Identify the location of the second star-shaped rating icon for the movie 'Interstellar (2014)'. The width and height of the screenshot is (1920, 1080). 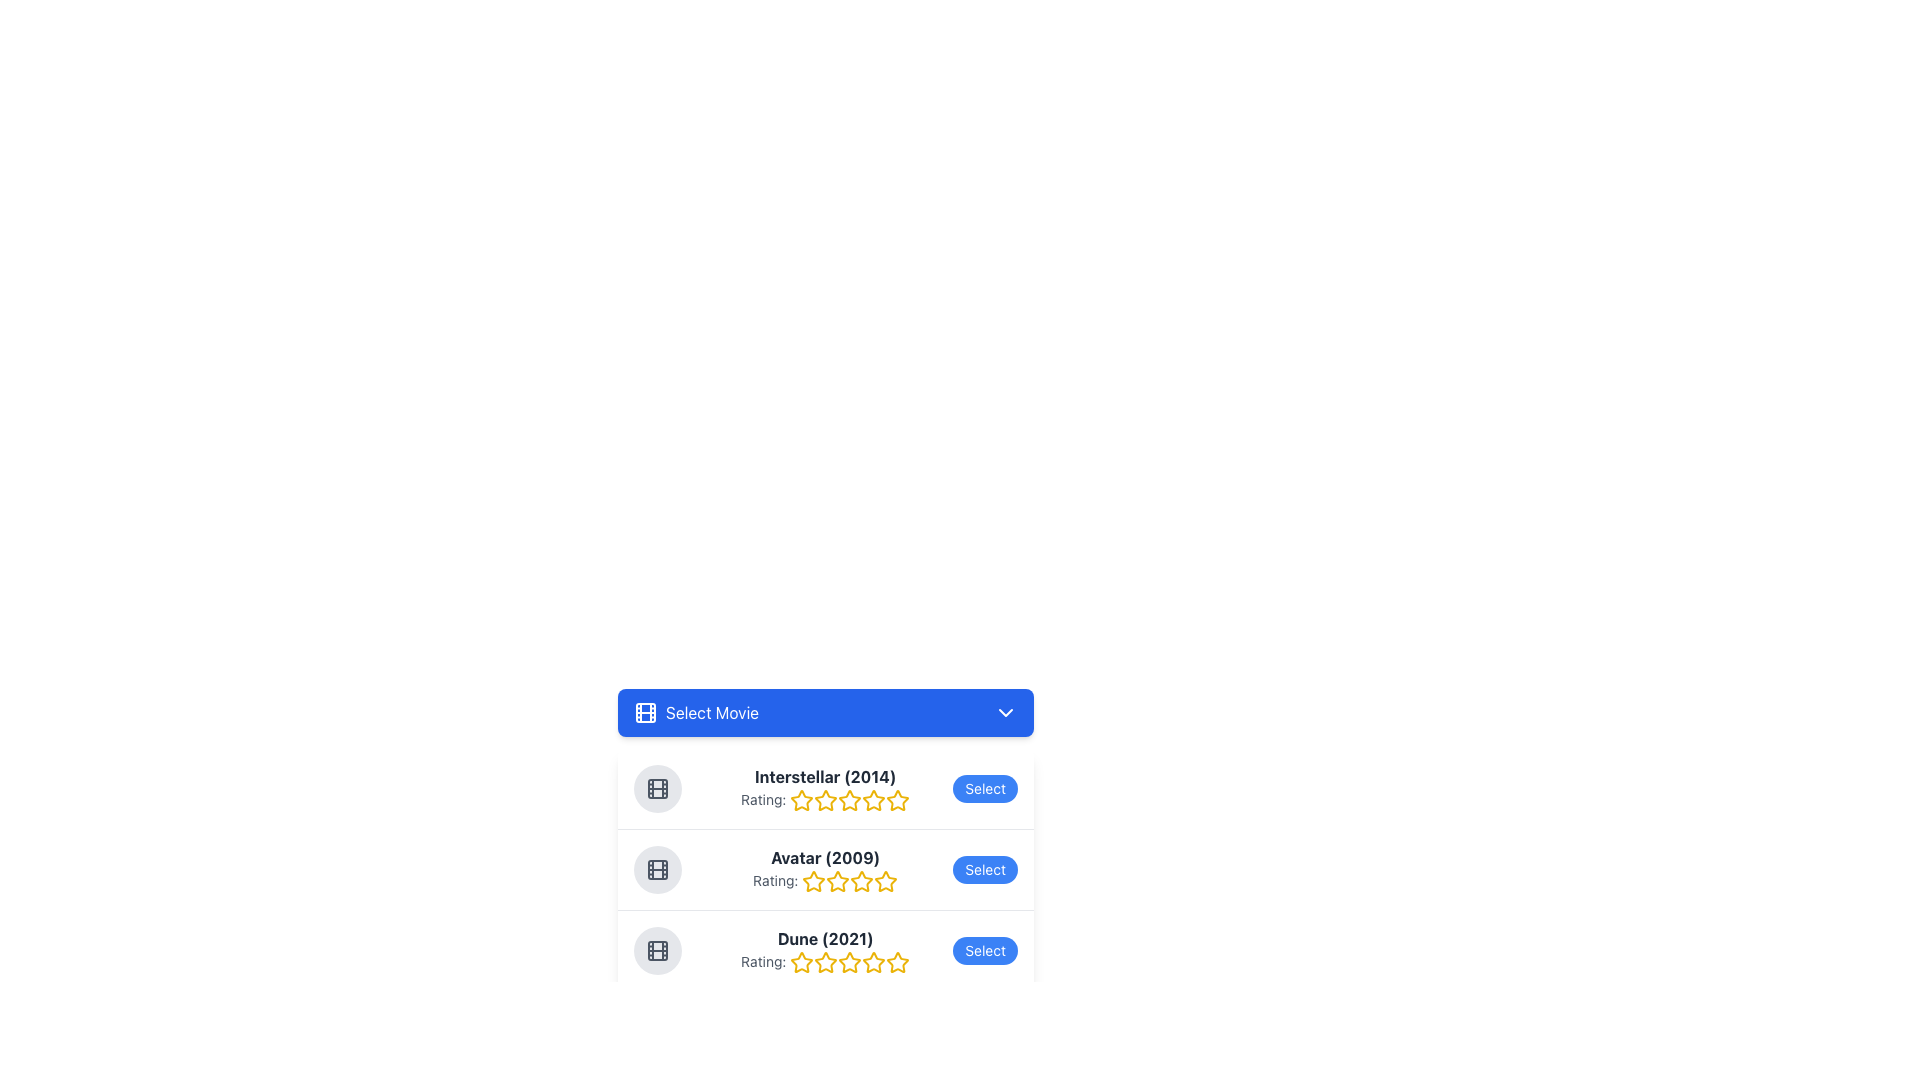
(850, 799).